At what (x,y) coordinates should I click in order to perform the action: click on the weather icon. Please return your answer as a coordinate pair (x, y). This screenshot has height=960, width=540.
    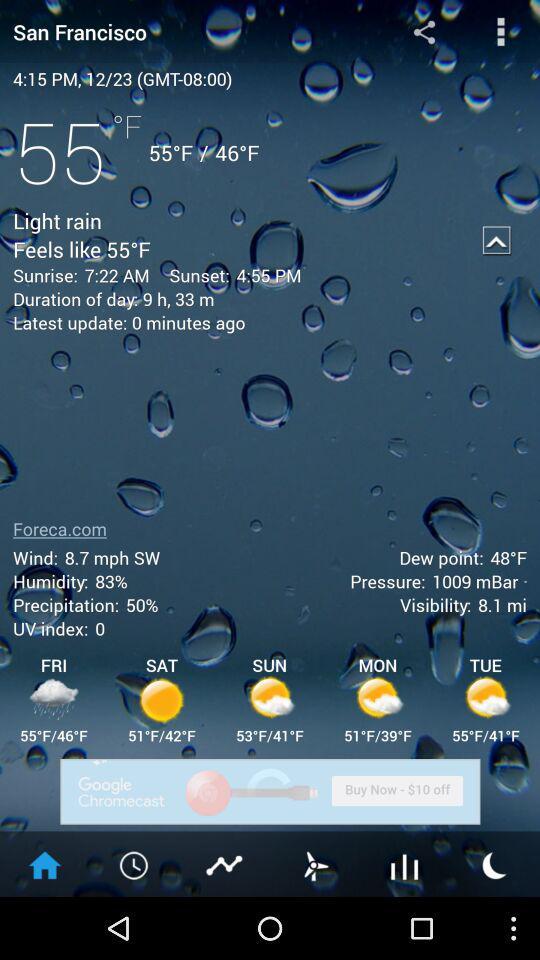
    Looking at the image, I should click on (314, 925).